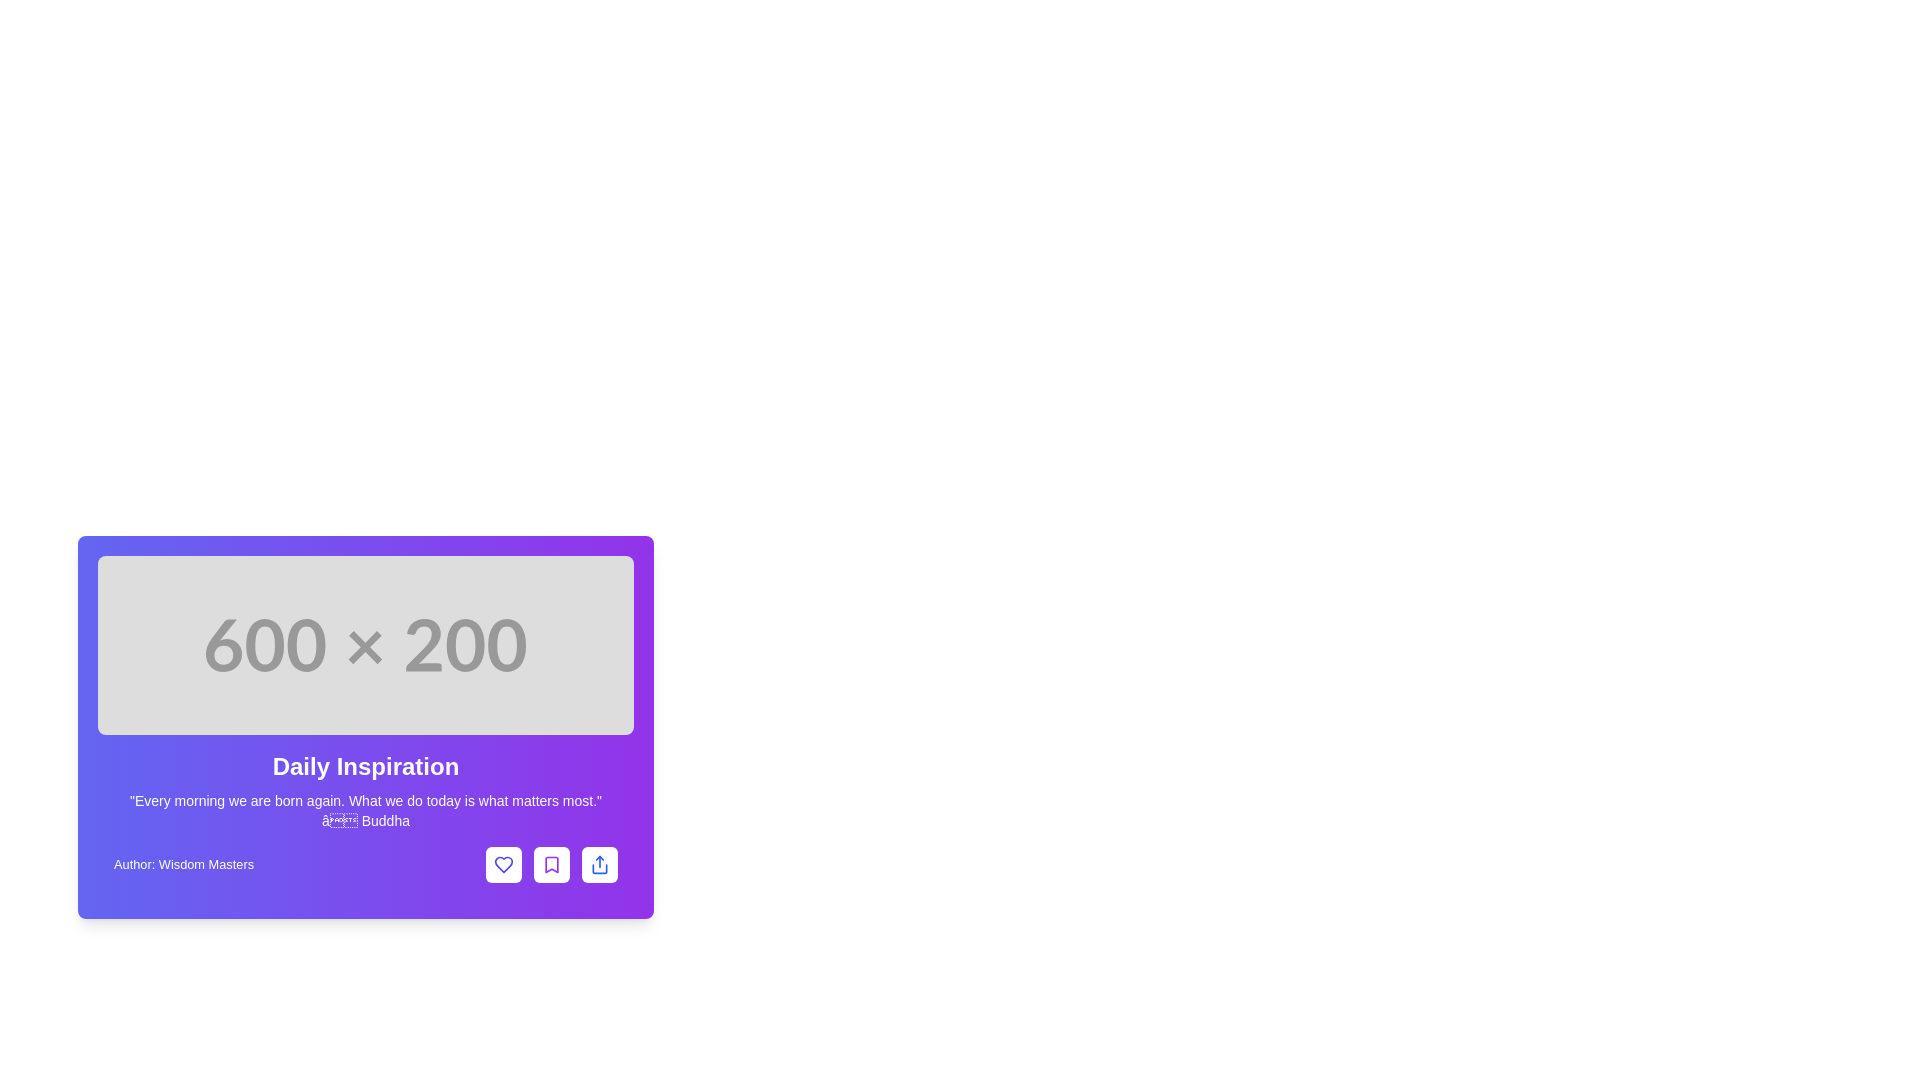  Describe the element at coordinates (504, 863) in the screenshot. I see `the heart-shaped icon located` at that location.